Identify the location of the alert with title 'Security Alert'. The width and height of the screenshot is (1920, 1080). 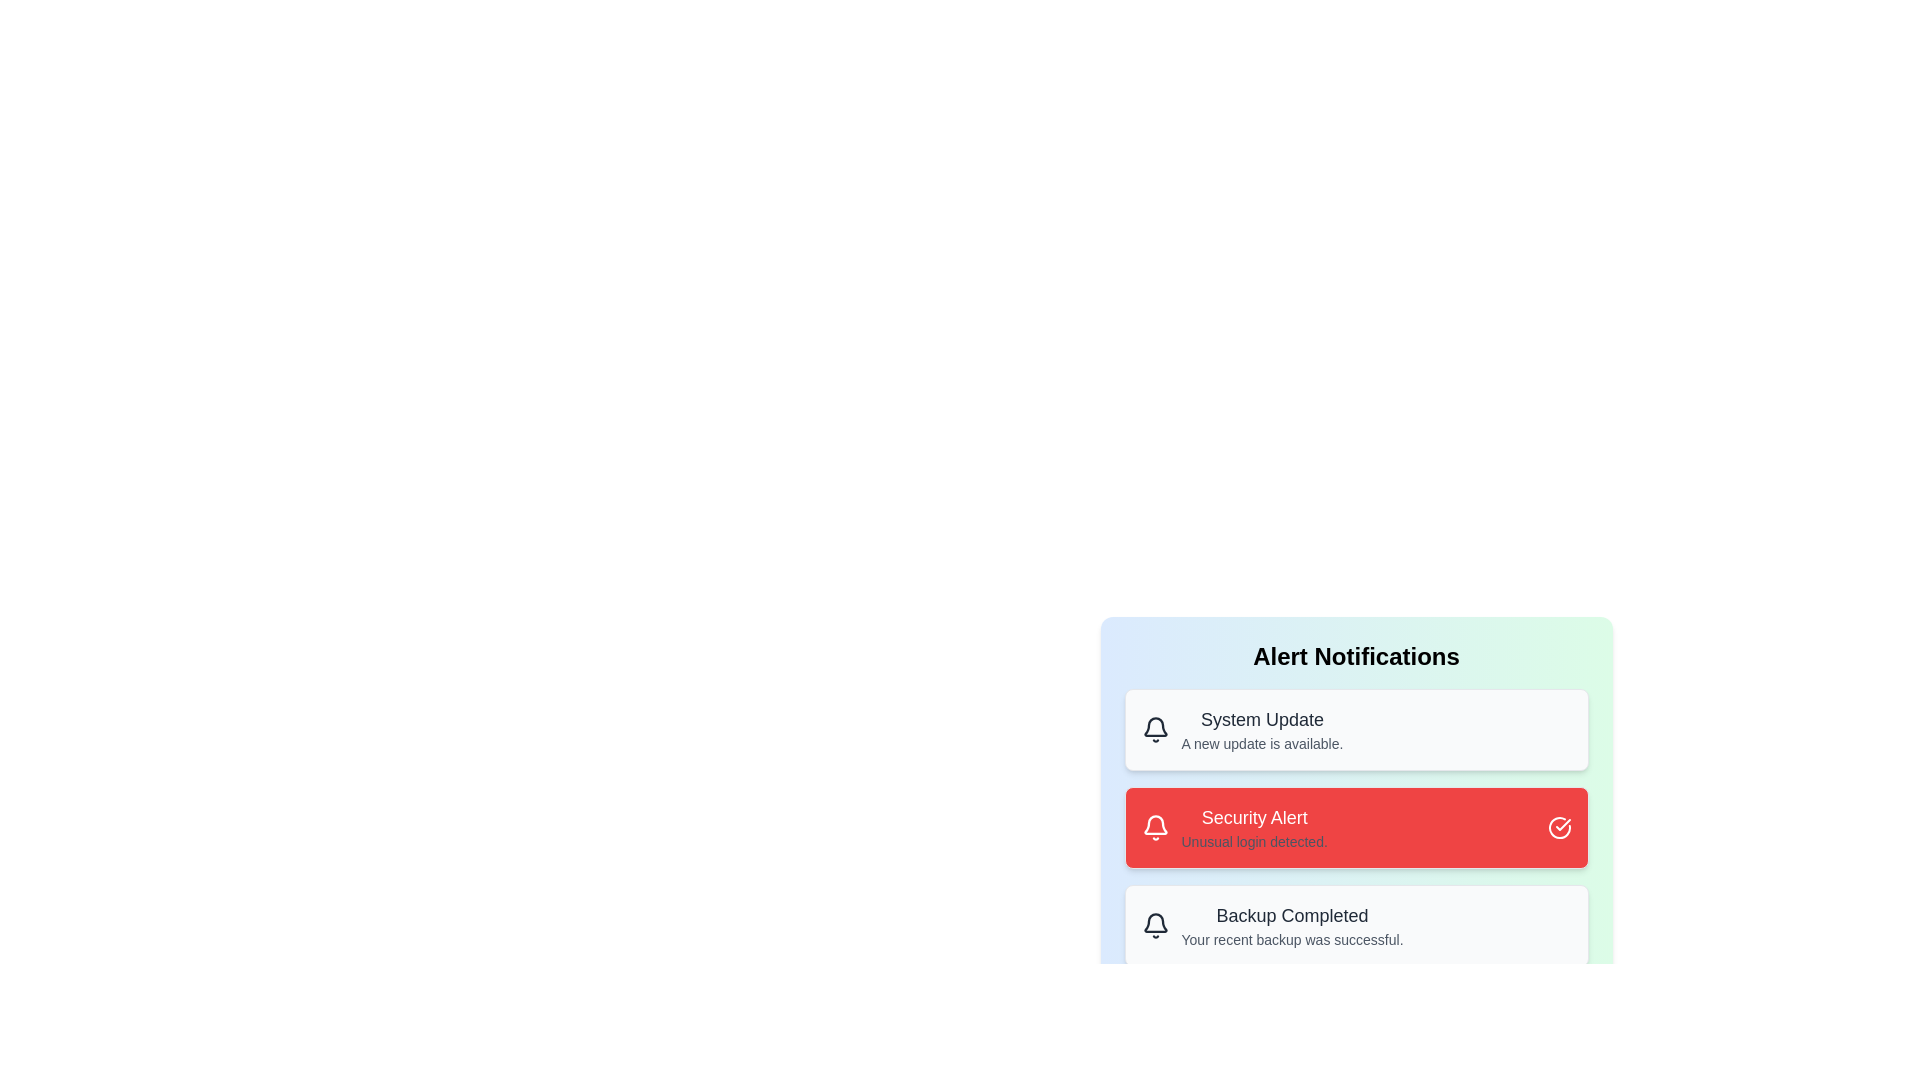
(1356, 828).